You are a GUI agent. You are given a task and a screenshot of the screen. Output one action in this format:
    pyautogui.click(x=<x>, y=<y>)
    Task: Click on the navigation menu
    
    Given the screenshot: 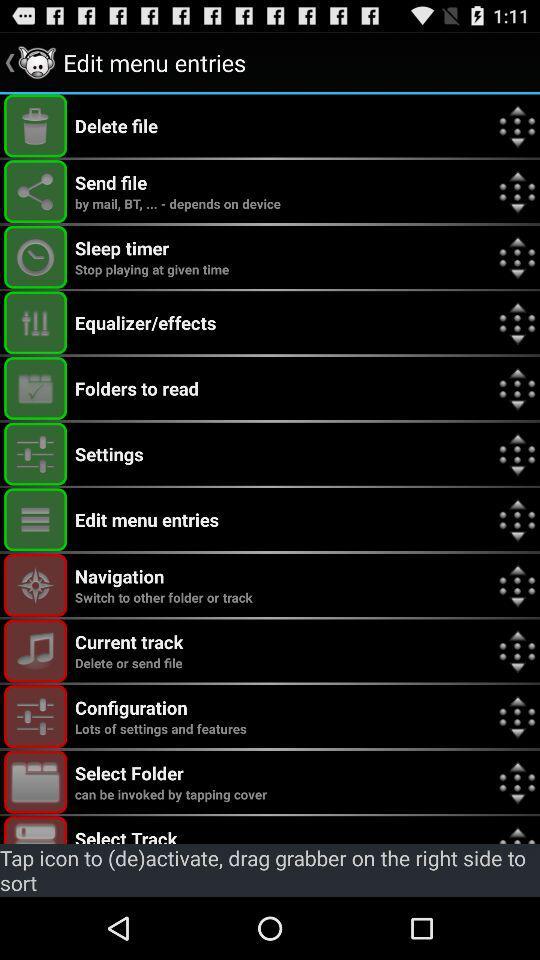 What is the action you would take?
    pyautogui.click(x=35, y=585)
    